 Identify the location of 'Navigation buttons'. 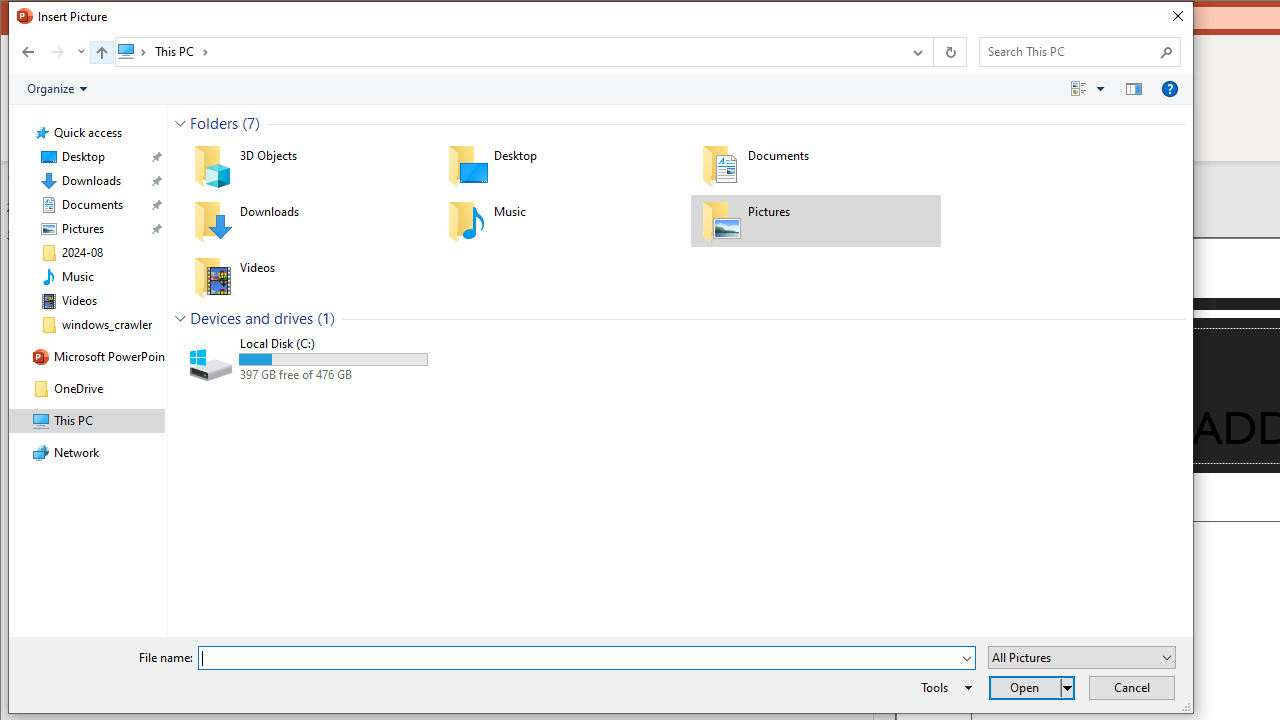
(51, 50).